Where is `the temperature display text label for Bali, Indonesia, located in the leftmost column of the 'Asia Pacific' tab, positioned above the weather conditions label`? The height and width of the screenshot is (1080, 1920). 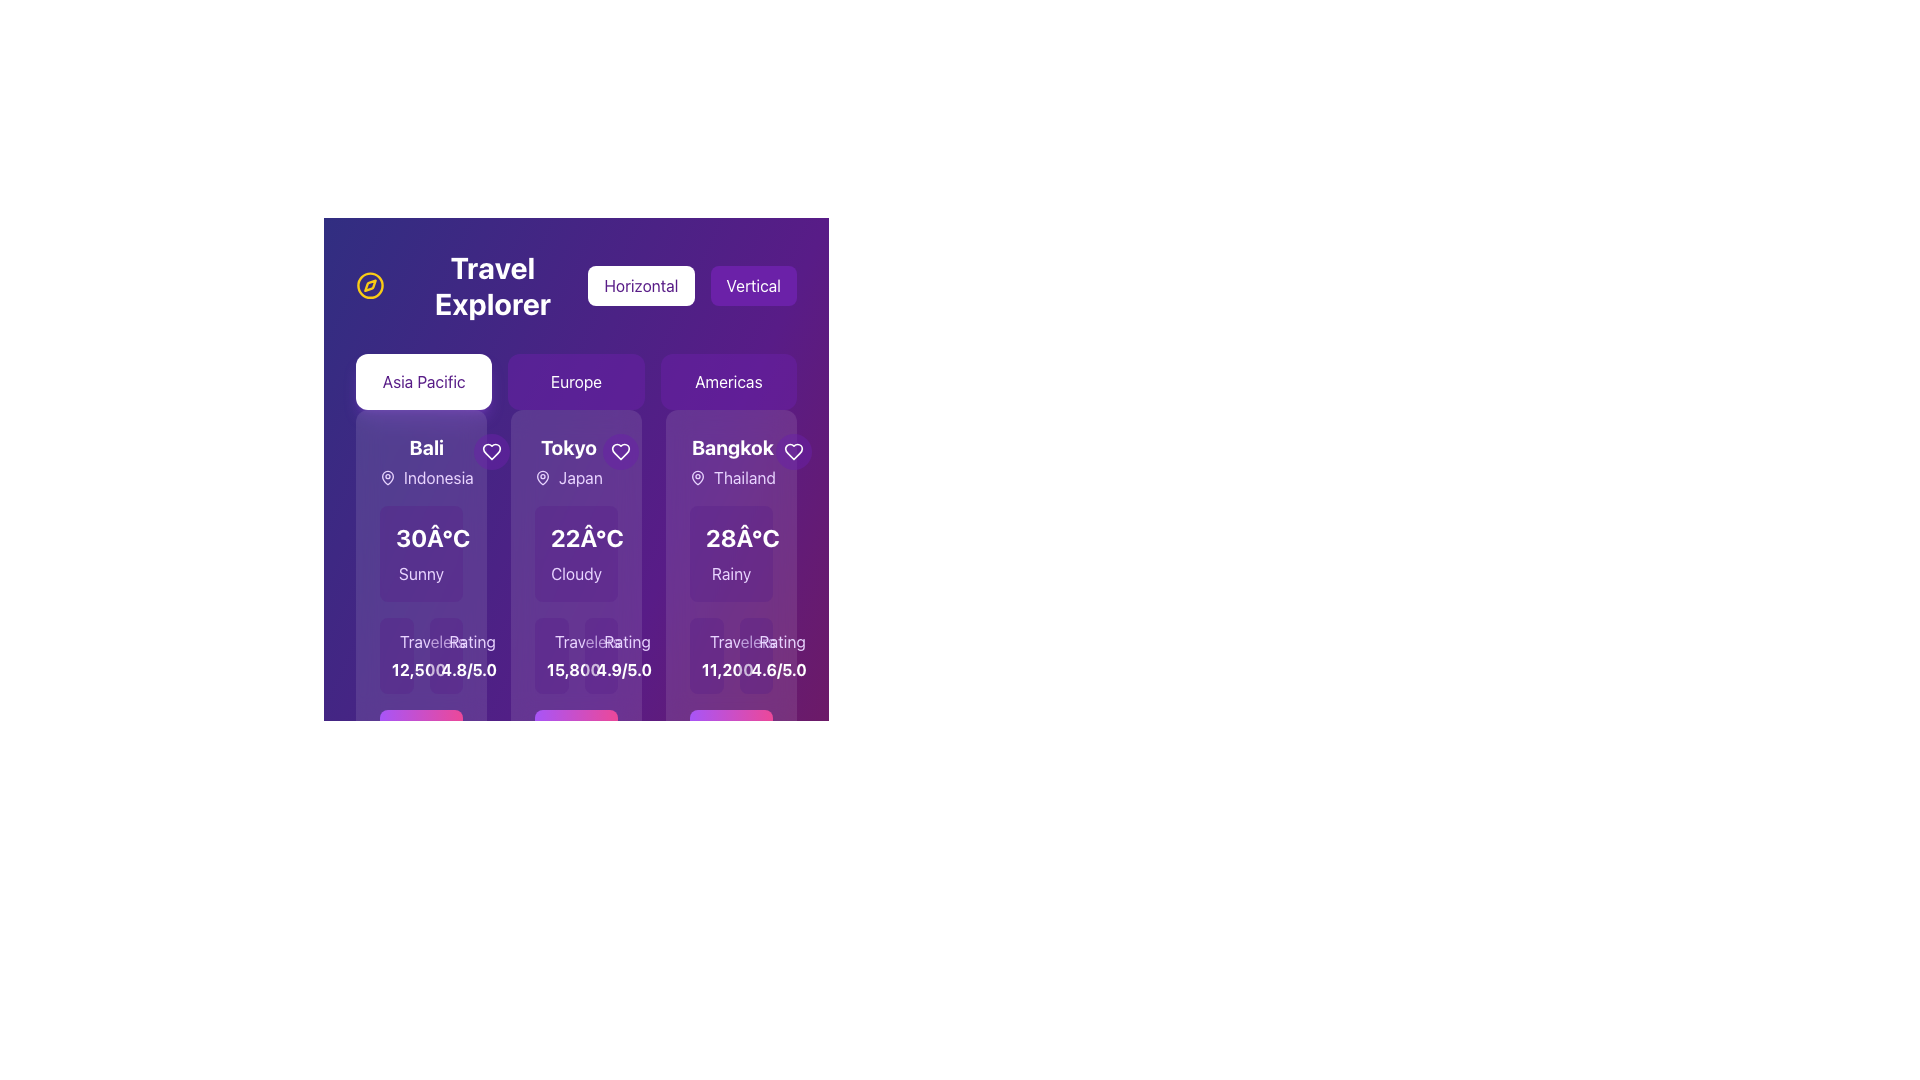 the temperature display text label for Bali, Indonesia, located in the leftmost column of the 'Asia Pacific' tab, positioned above the weather conditions label is located at coordinates (432, 536).